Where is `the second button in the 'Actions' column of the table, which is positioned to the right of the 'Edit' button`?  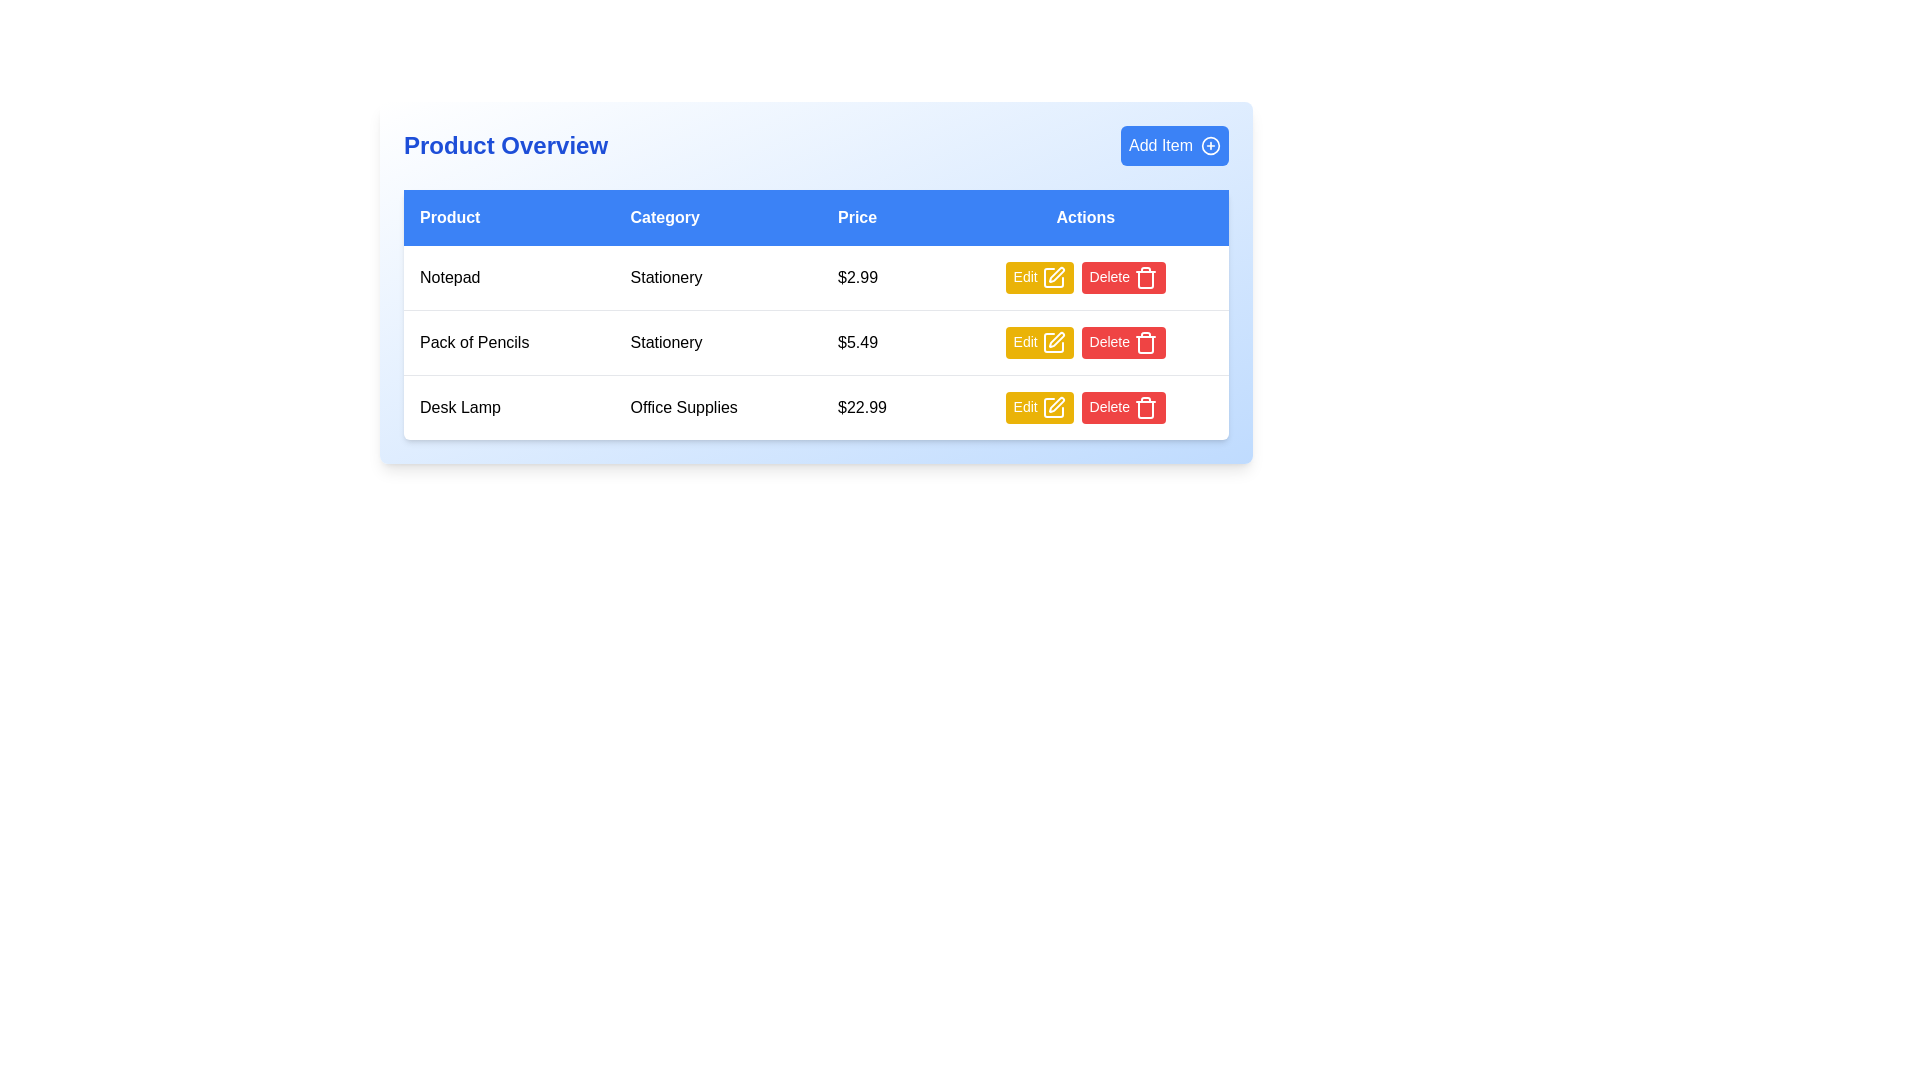 the second button in the 'Actions' column of the table, which is positioned to the right of the 'Edit' button is located at coordinates (1123, 277).